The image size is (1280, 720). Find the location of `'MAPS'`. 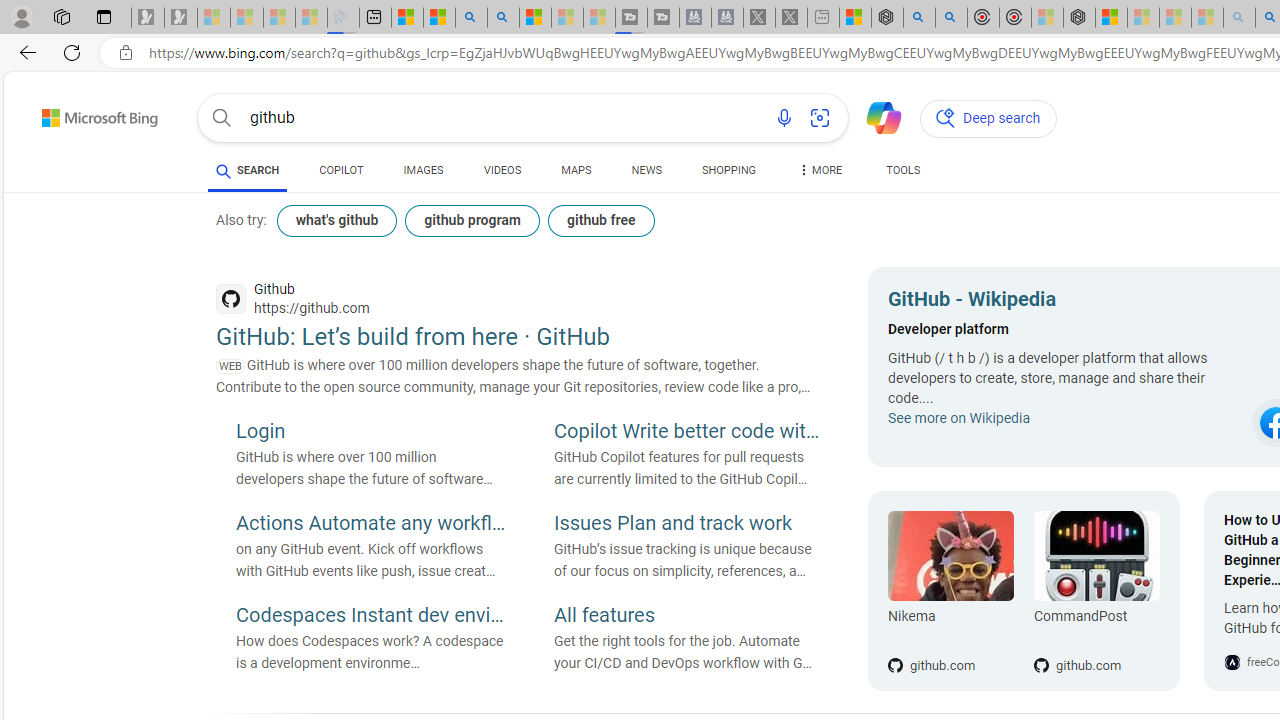

'MAPS' is located at coordinates (575, 172).